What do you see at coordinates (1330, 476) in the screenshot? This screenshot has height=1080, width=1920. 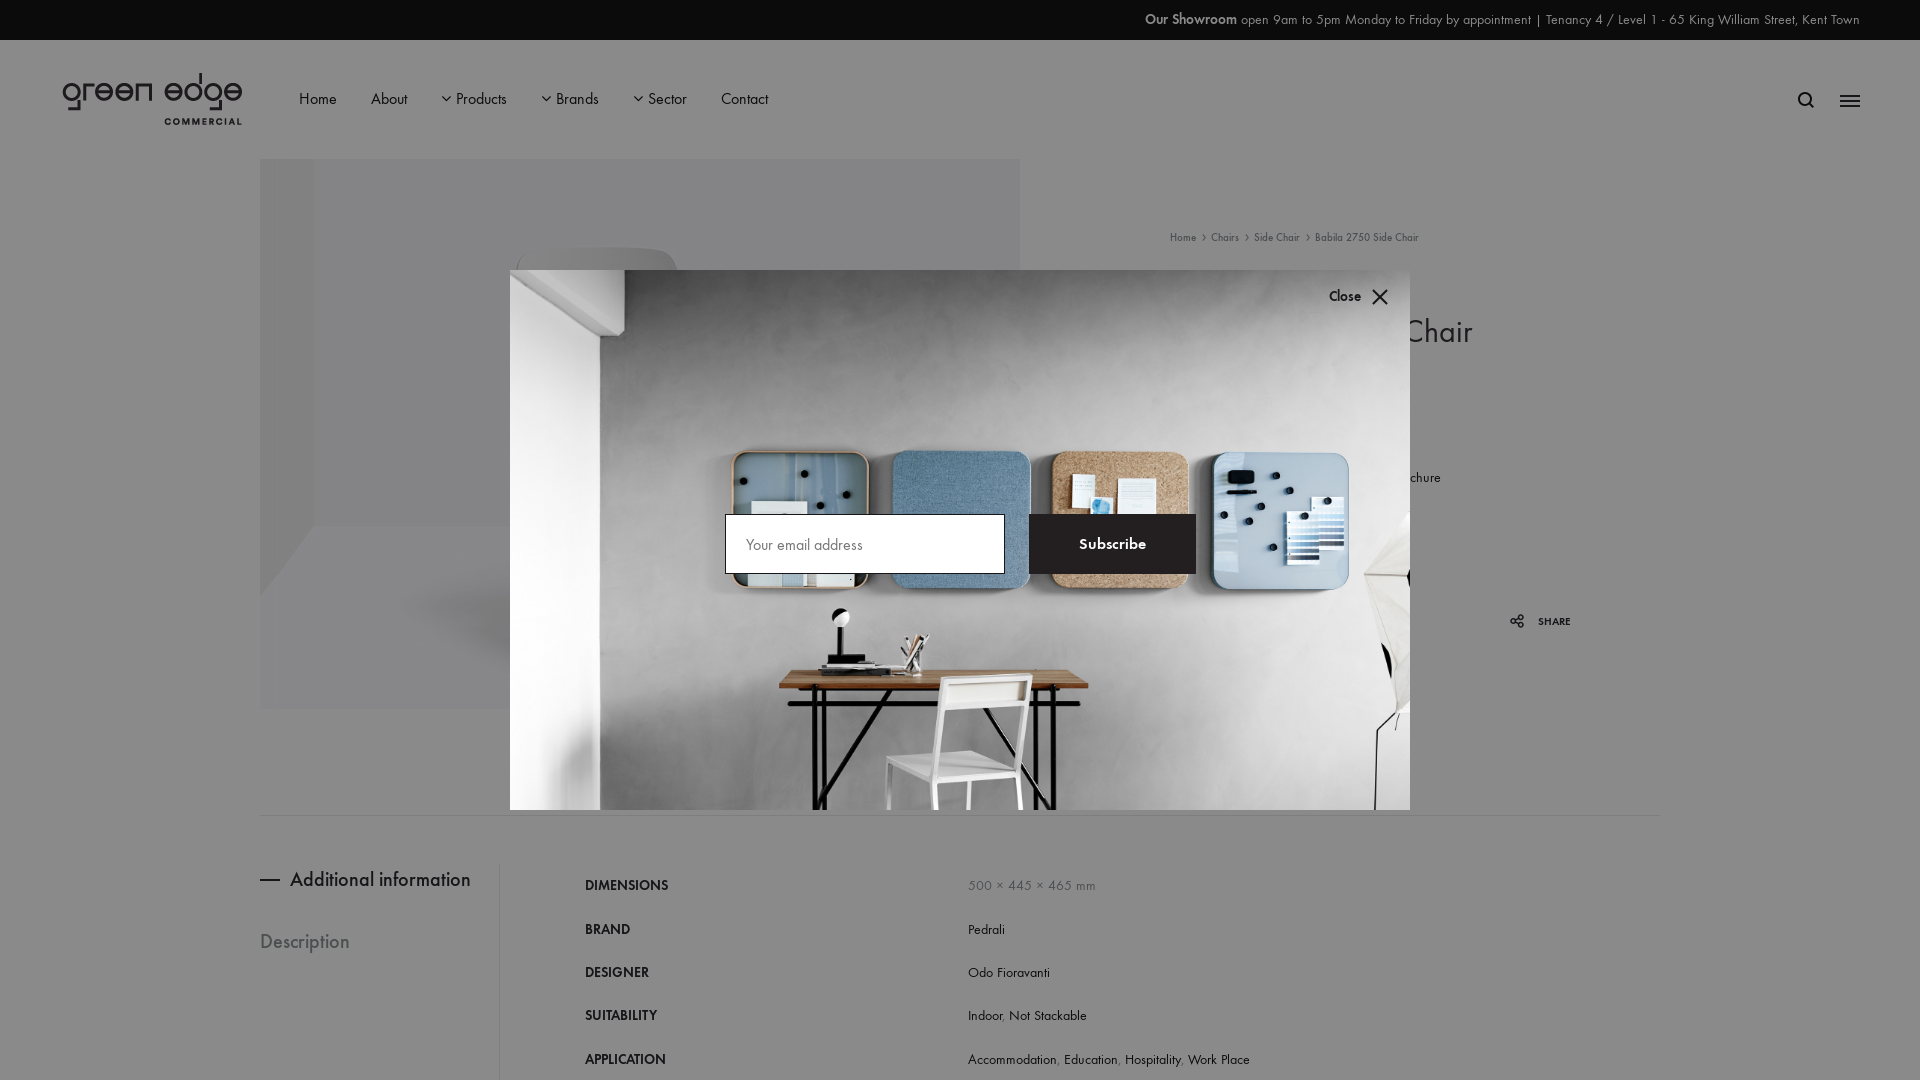 I see `'Download Brochure'` at bounding box center [1330, 476].